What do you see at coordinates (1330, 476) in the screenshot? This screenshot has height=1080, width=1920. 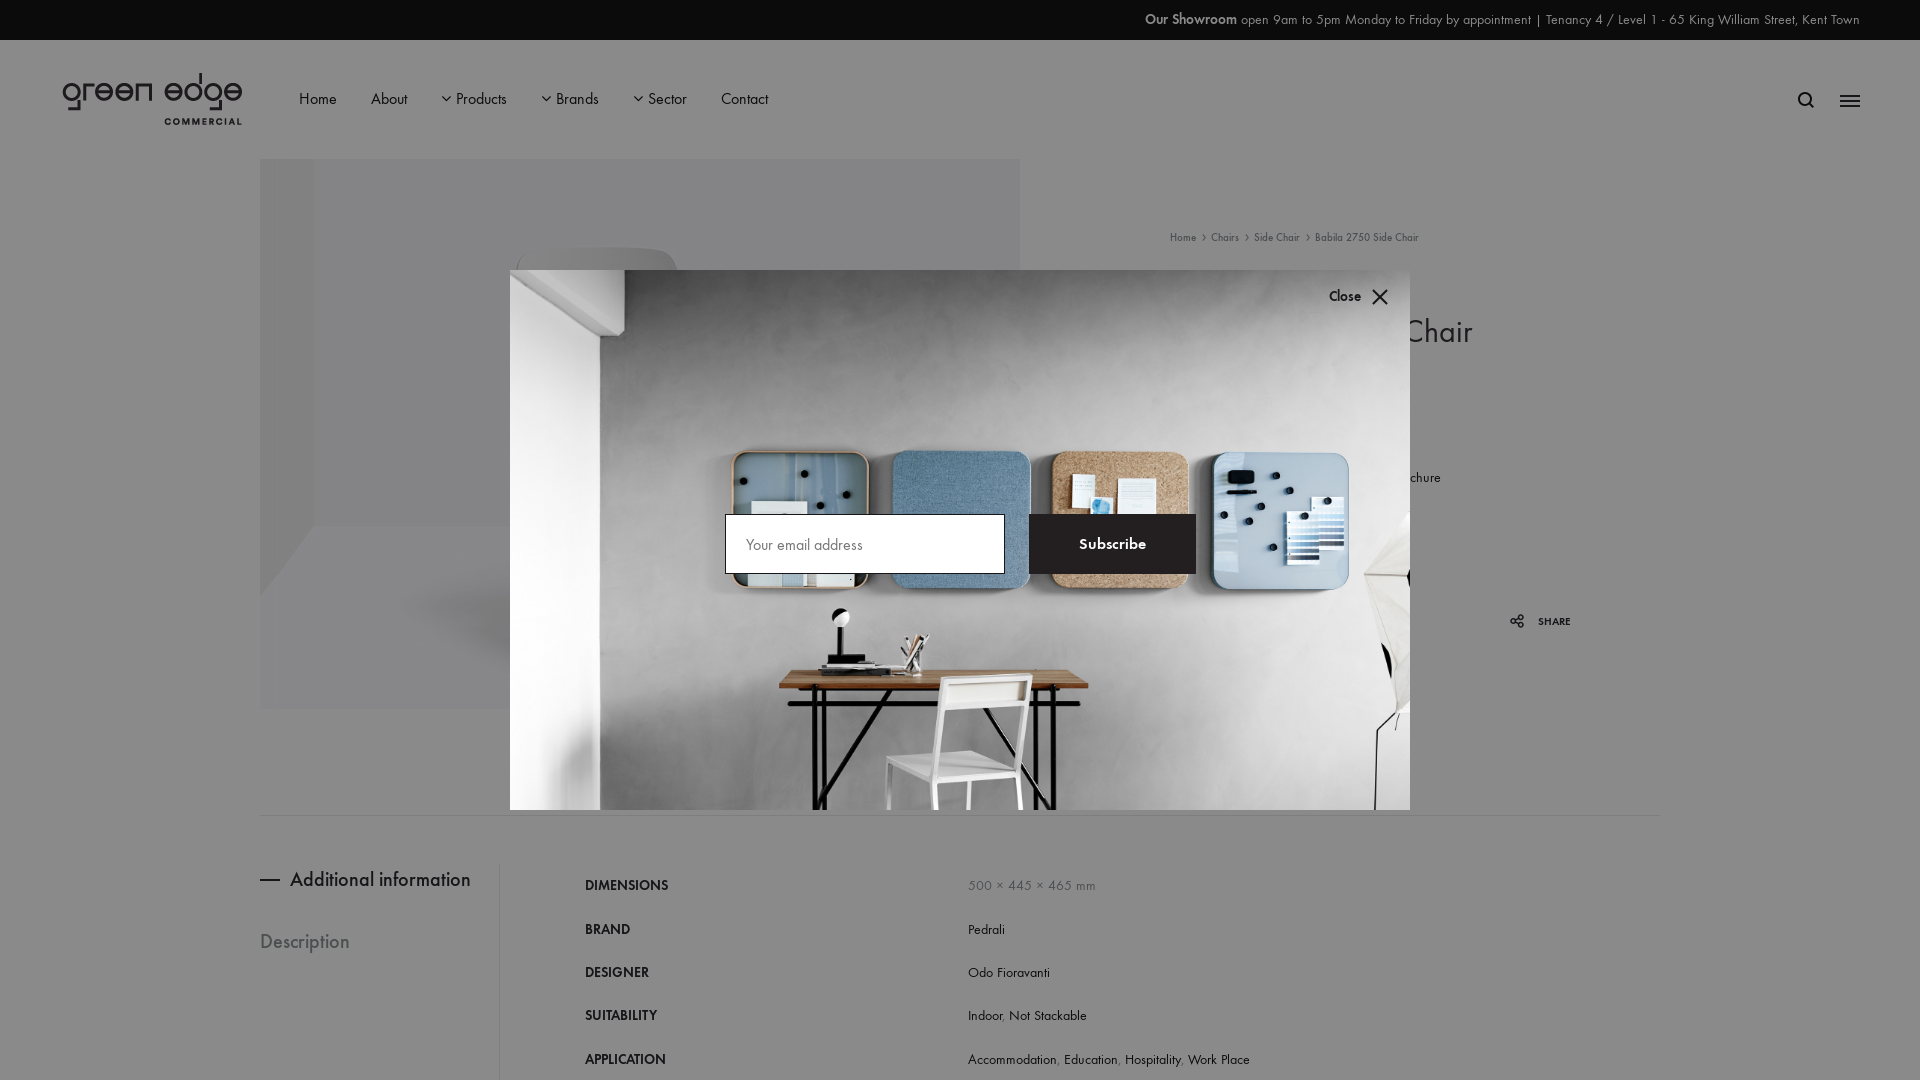 I see `'Download Brochure'` at bounding box center [1330, 476].